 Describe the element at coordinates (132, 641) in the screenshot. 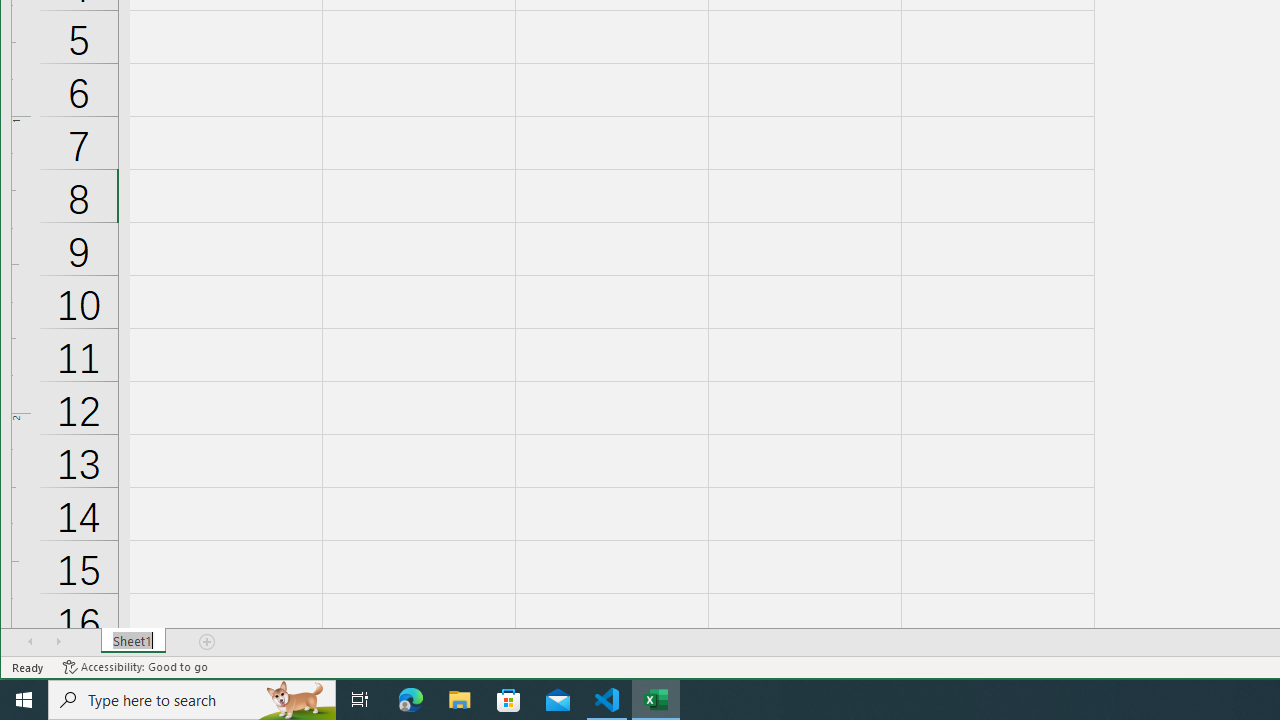

I see `'Sheet Tab'` at that location.